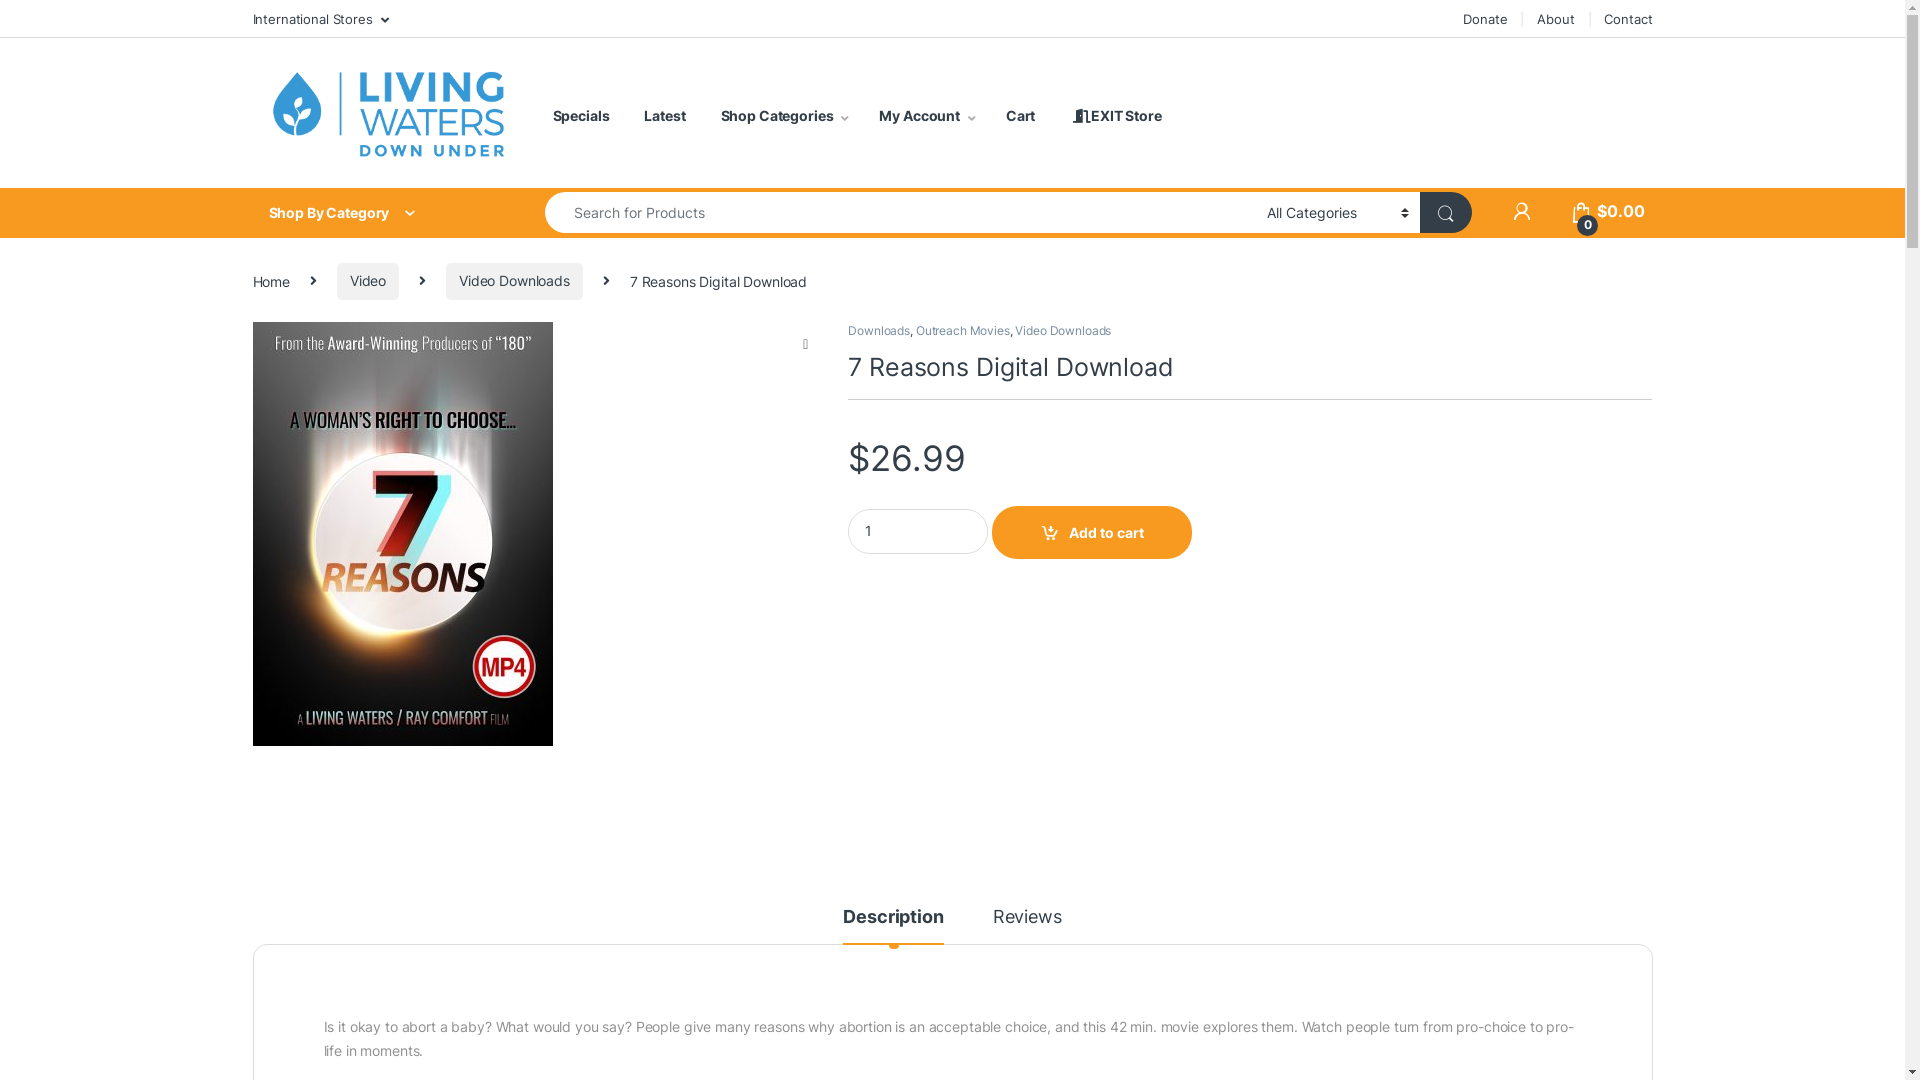 The width and height of the screenshot is (1920, 1080). What do you see at coordinates (1020, 115) in the screenshot?
I see `'Cart'` at bounding box center [1020, 115].